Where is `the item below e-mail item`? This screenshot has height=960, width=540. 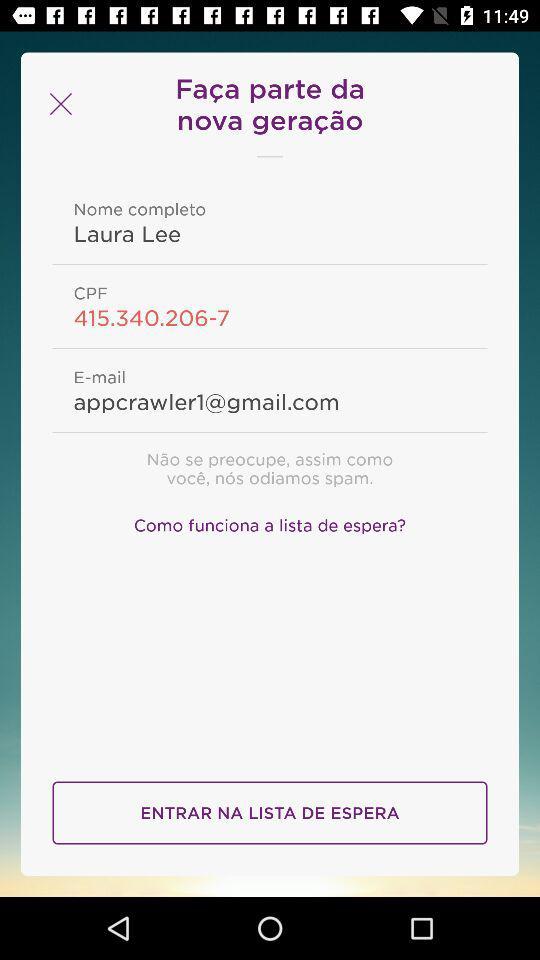 the item below e-mail item is located at coordinates (270, 400).